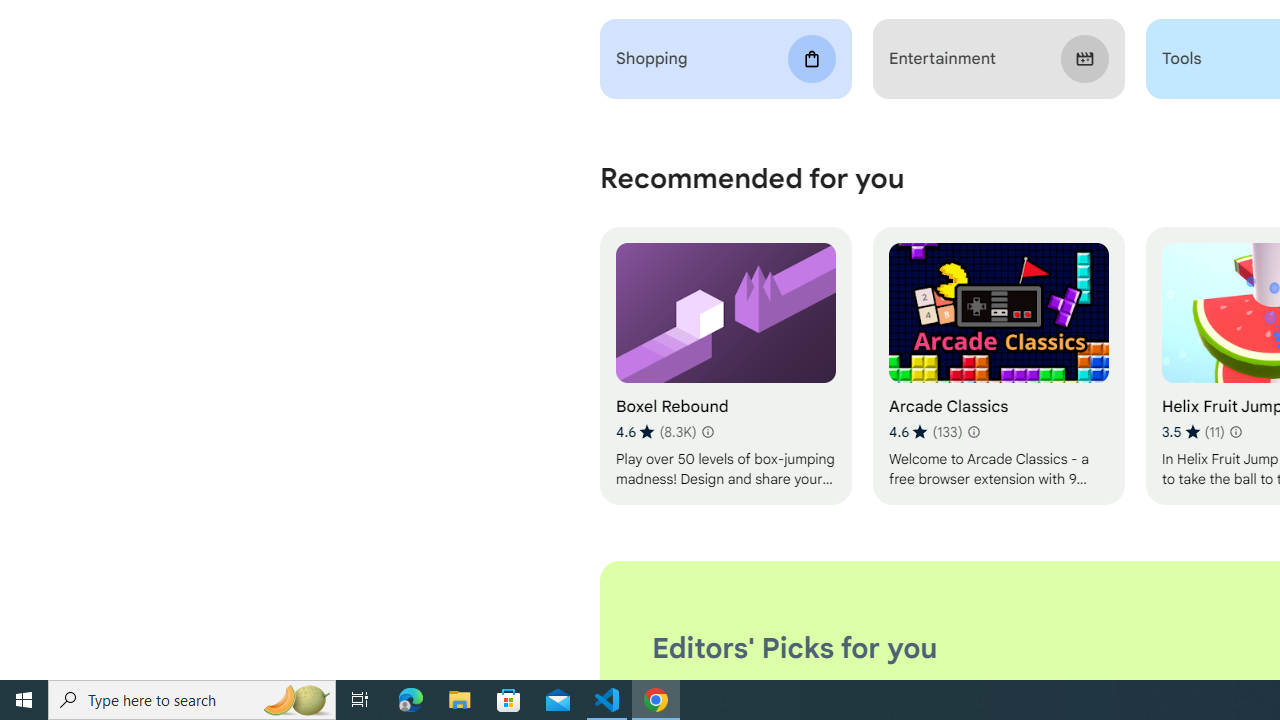 This screenshot has width=1280, height=720. Describe the element at coordinates (656, 431) in the screenshot. I see `'Average rating 4.6 out of 5 stars. 8.3K ratings.'` at that location.